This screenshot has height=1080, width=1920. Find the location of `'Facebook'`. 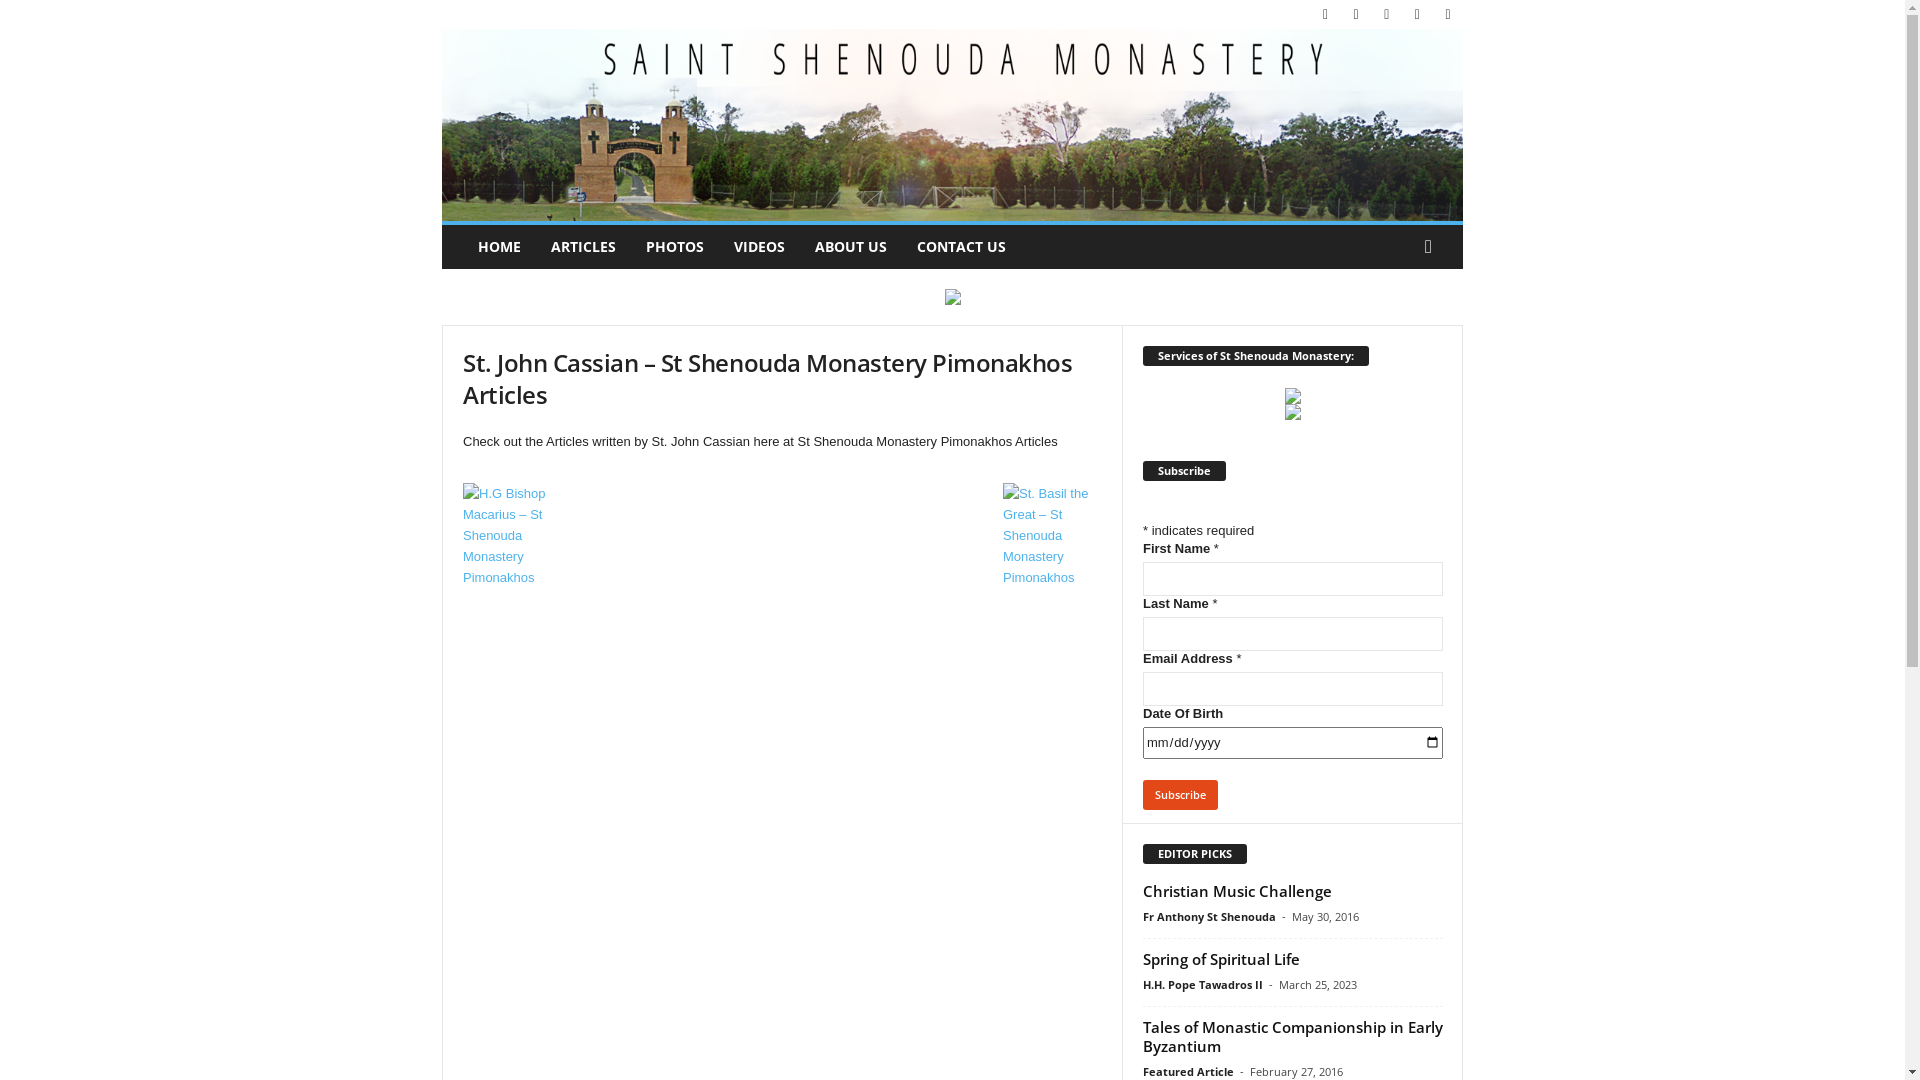

'Facebook' is located at coordinates (1325, 14).